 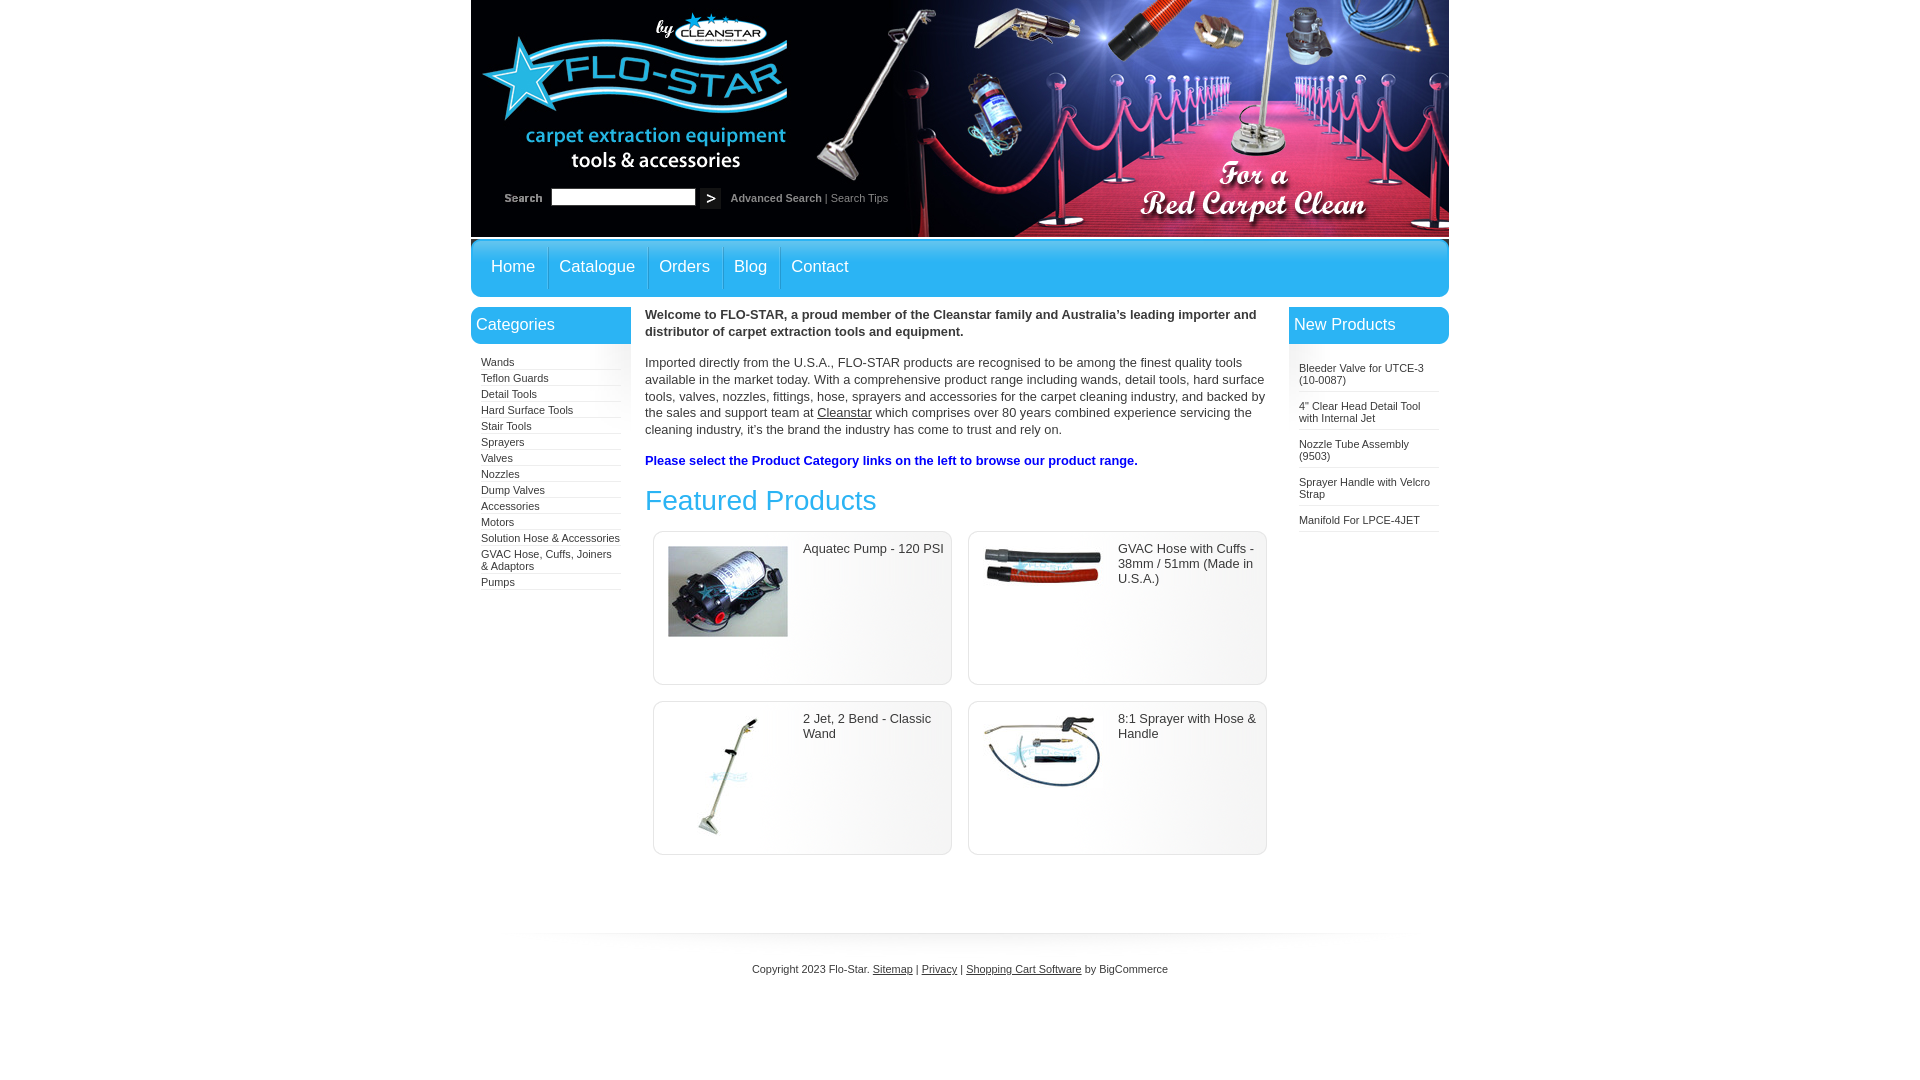 What do you see at coordinates (1023, 967) in the screenshot?
I see `'Shopping Cart Software'` at bounding box center [1023, 967].